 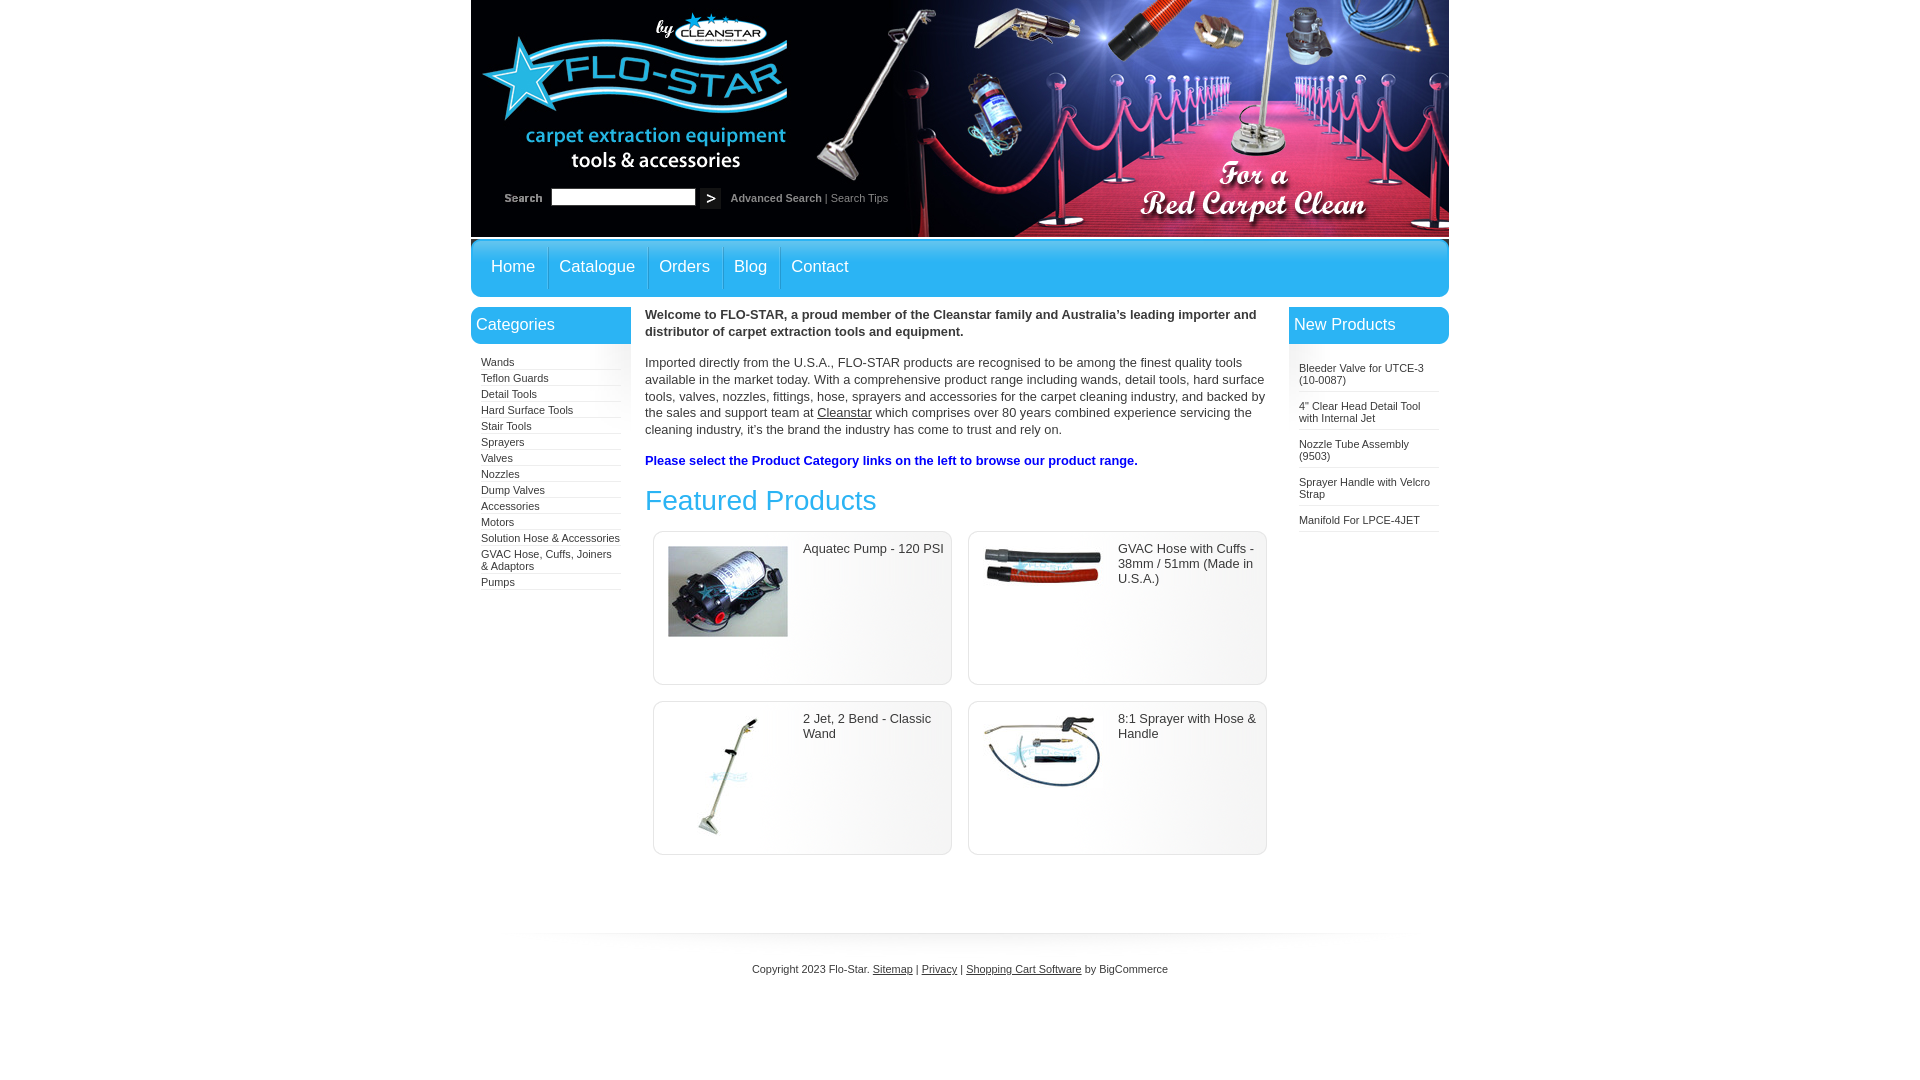 What do you see at coordinates (1023, 967) in the screenshot?
I see `'Shopping Cart Software'` at bounding box center [1023, 967].